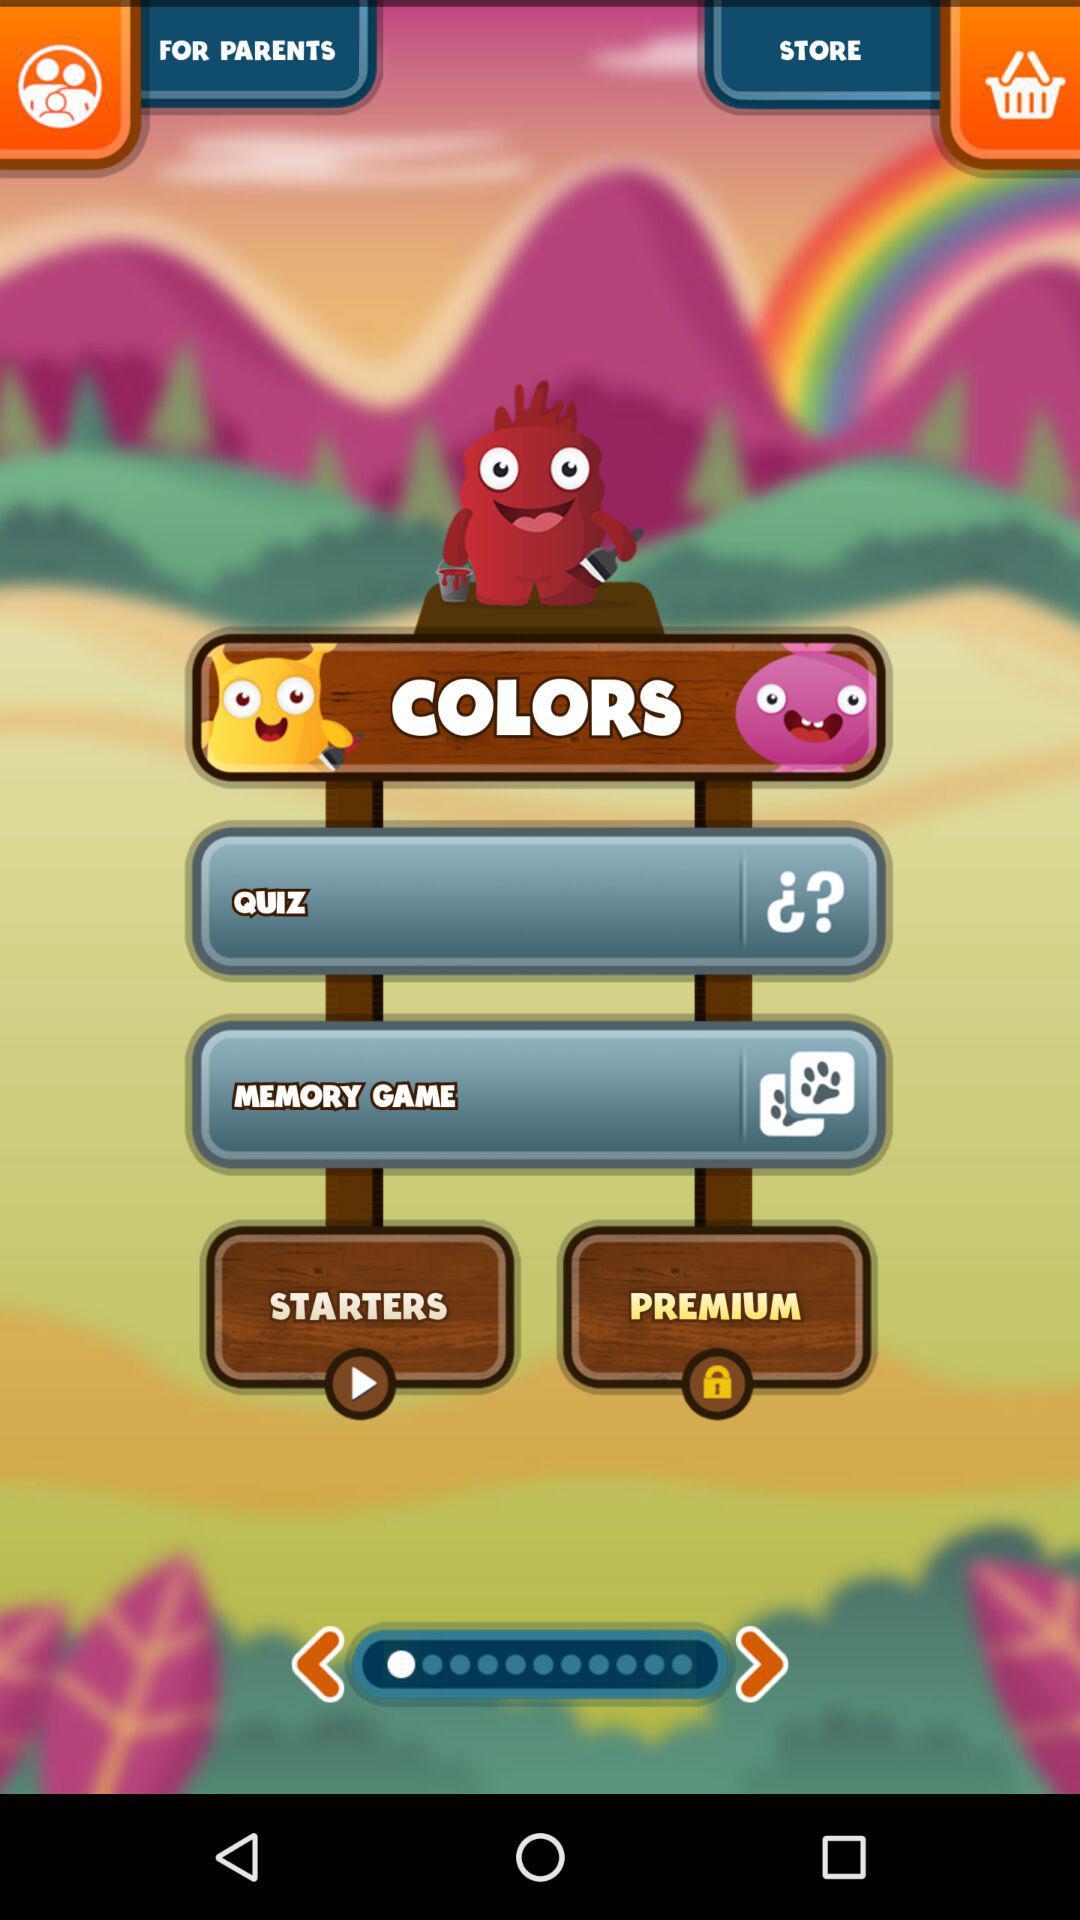 The height and width of the screenshot is (1920, 1080). Describe the element at coordinates (762, 1781) in the screenshot. I see `the av_forward icon` at that location.